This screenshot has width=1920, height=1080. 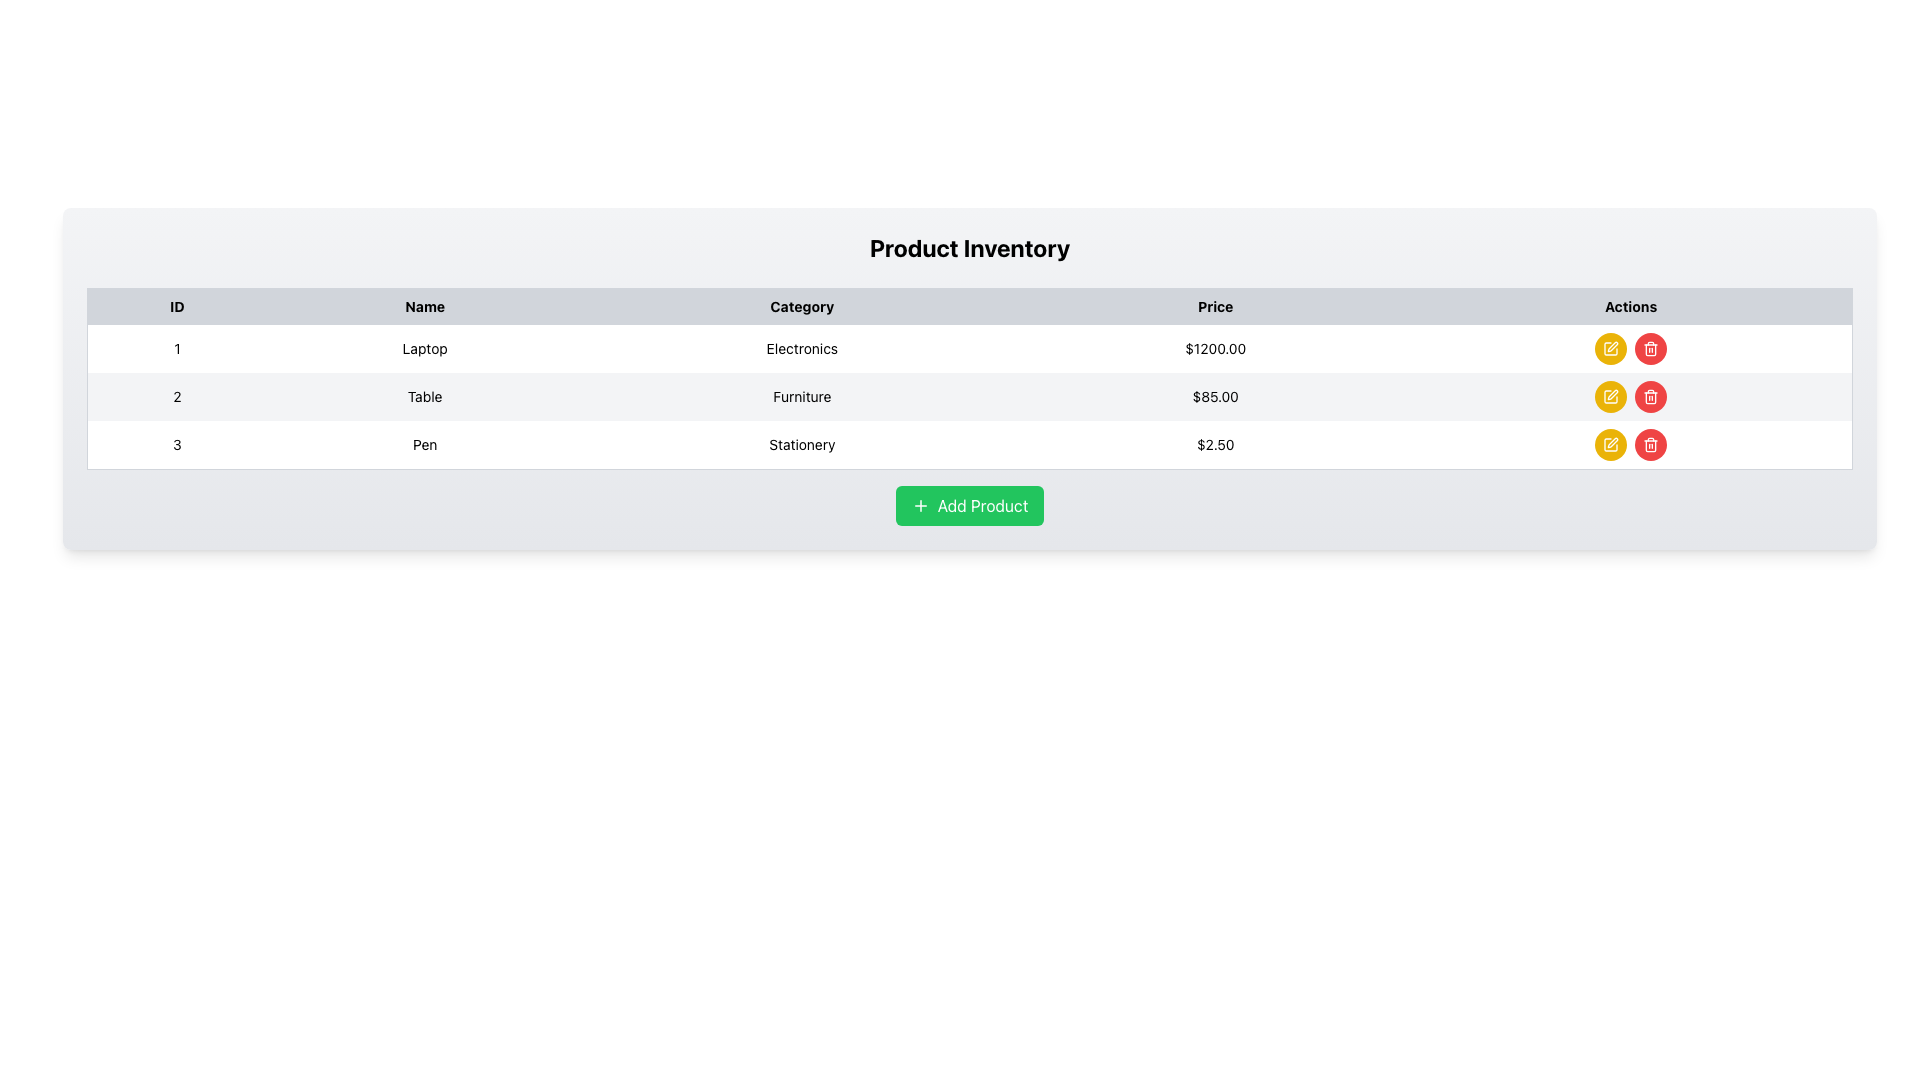 What do you see at coordinates (1214, 347) in the screenshot?
I see `the static text displaying the price '$1200.00' in the pricing column of the product table` at bounding box center [1214, 347].